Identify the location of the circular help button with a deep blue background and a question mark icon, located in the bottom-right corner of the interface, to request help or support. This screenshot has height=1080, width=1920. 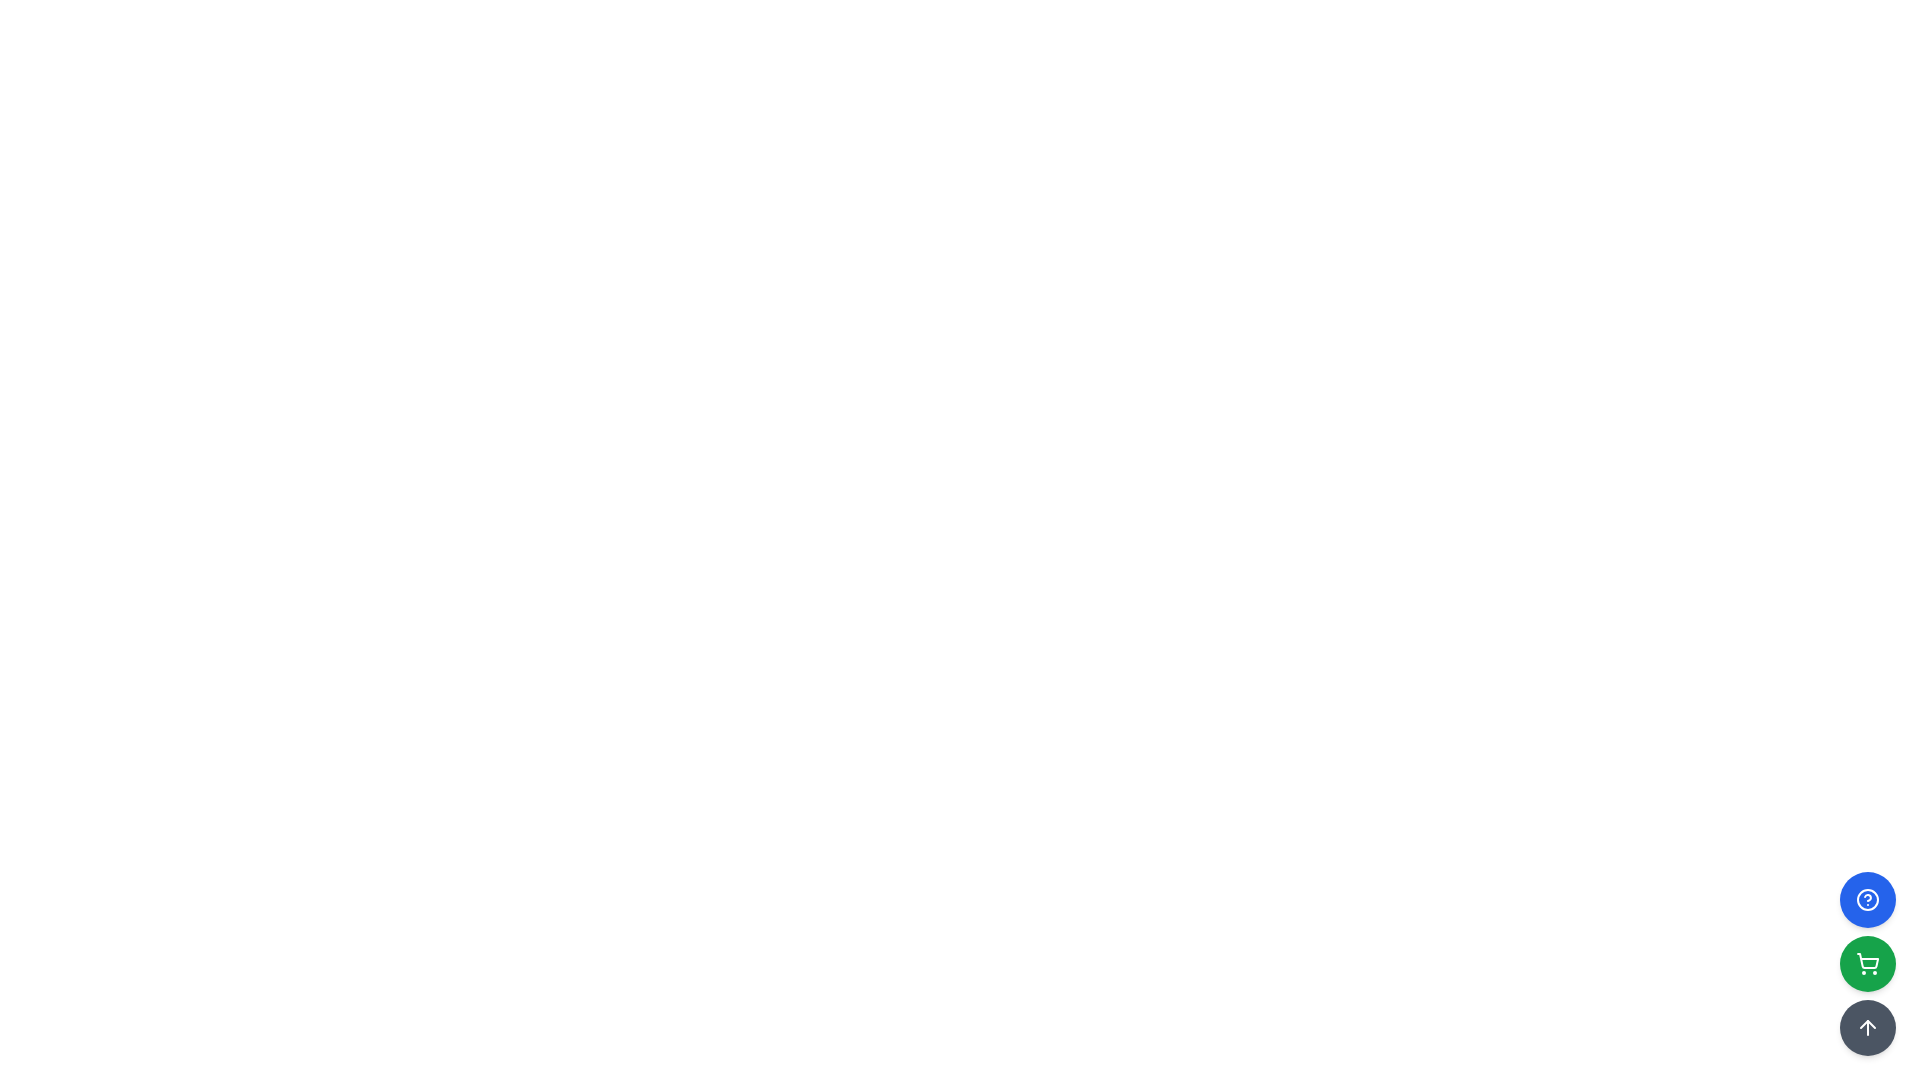
(1866, 898).